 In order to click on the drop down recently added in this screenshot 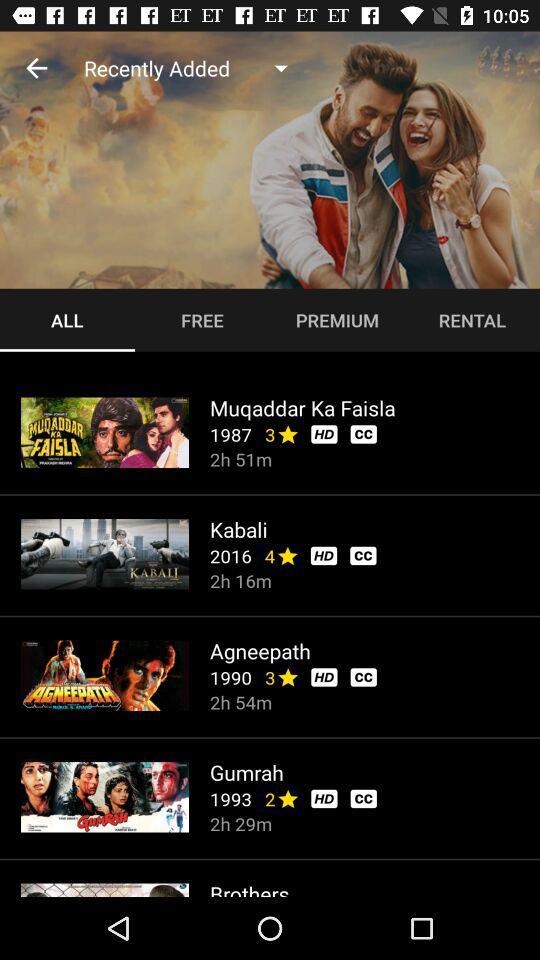, I will do `click(193, 68)`.